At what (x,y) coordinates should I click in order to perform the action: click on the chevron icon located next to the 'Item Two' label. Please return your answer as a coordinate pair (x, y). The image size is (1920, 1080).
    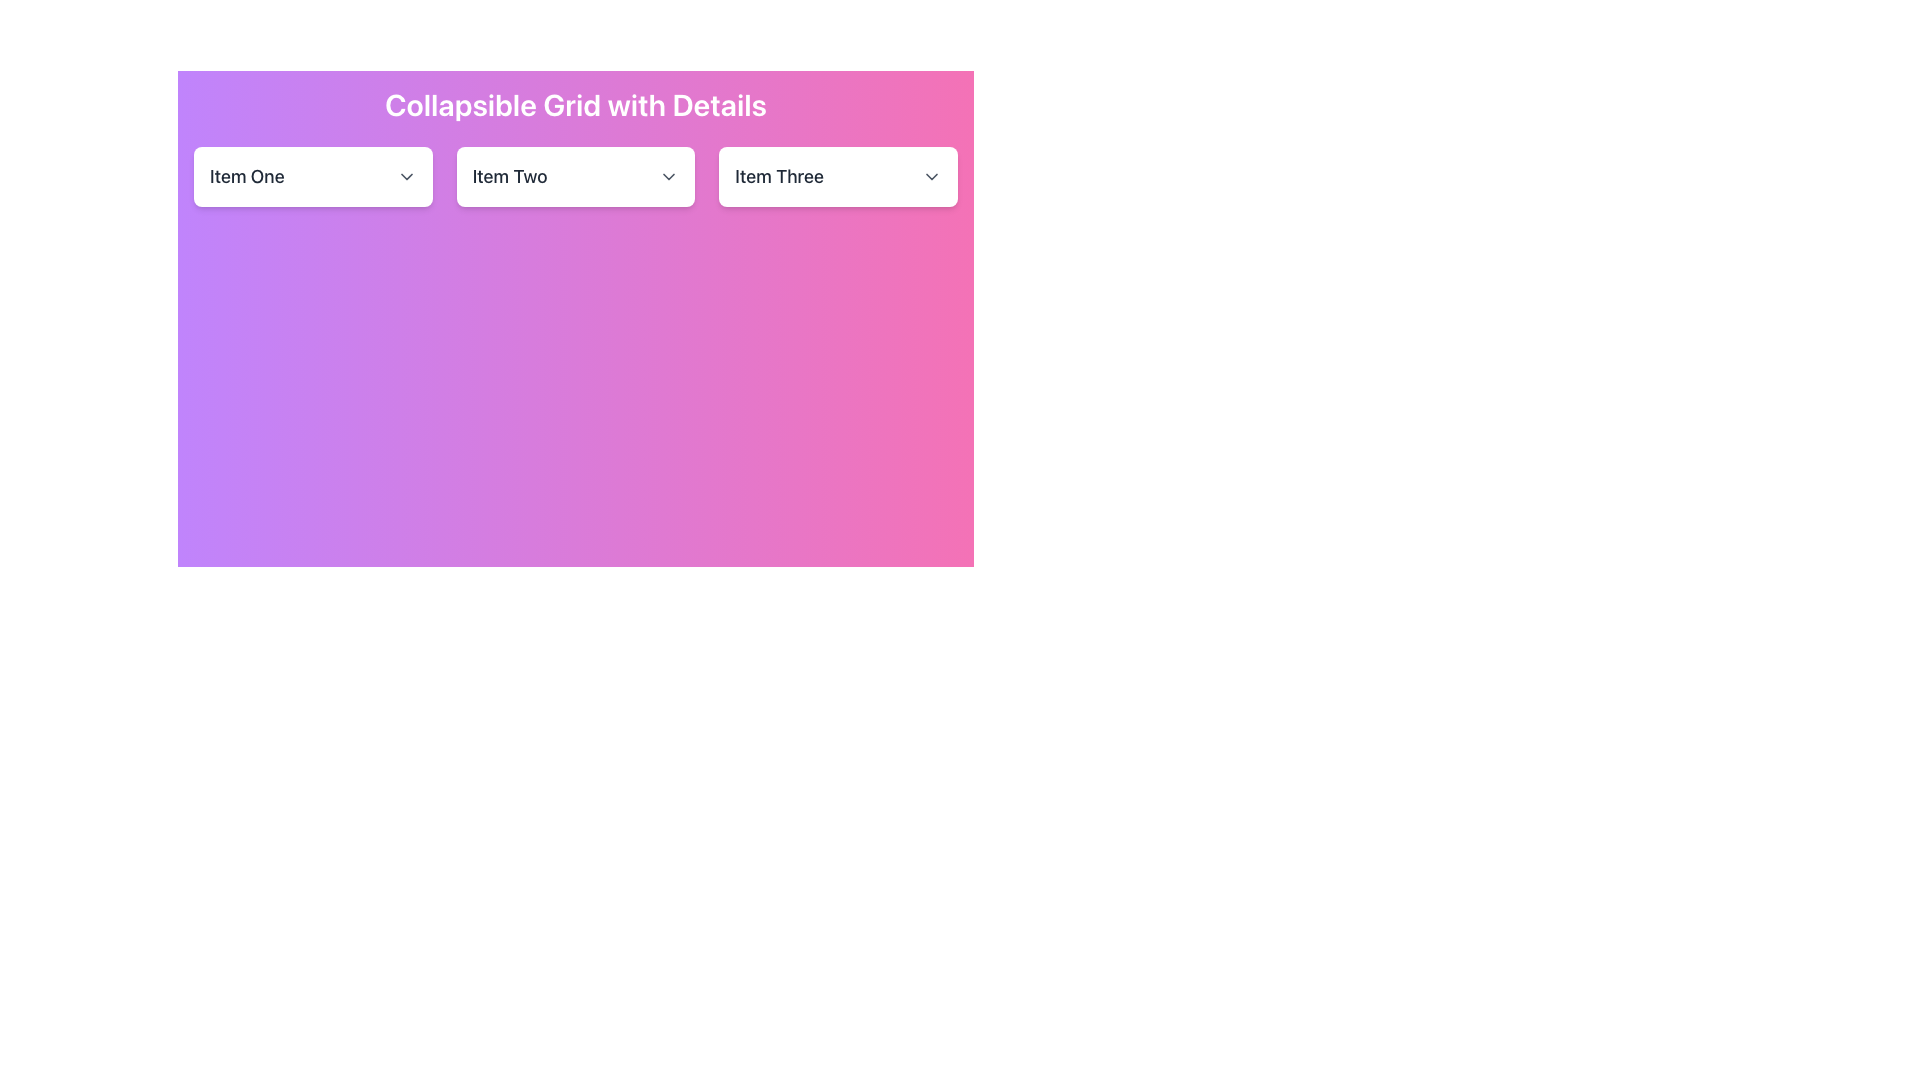
    Looking at the image, I should click on (669, 176).